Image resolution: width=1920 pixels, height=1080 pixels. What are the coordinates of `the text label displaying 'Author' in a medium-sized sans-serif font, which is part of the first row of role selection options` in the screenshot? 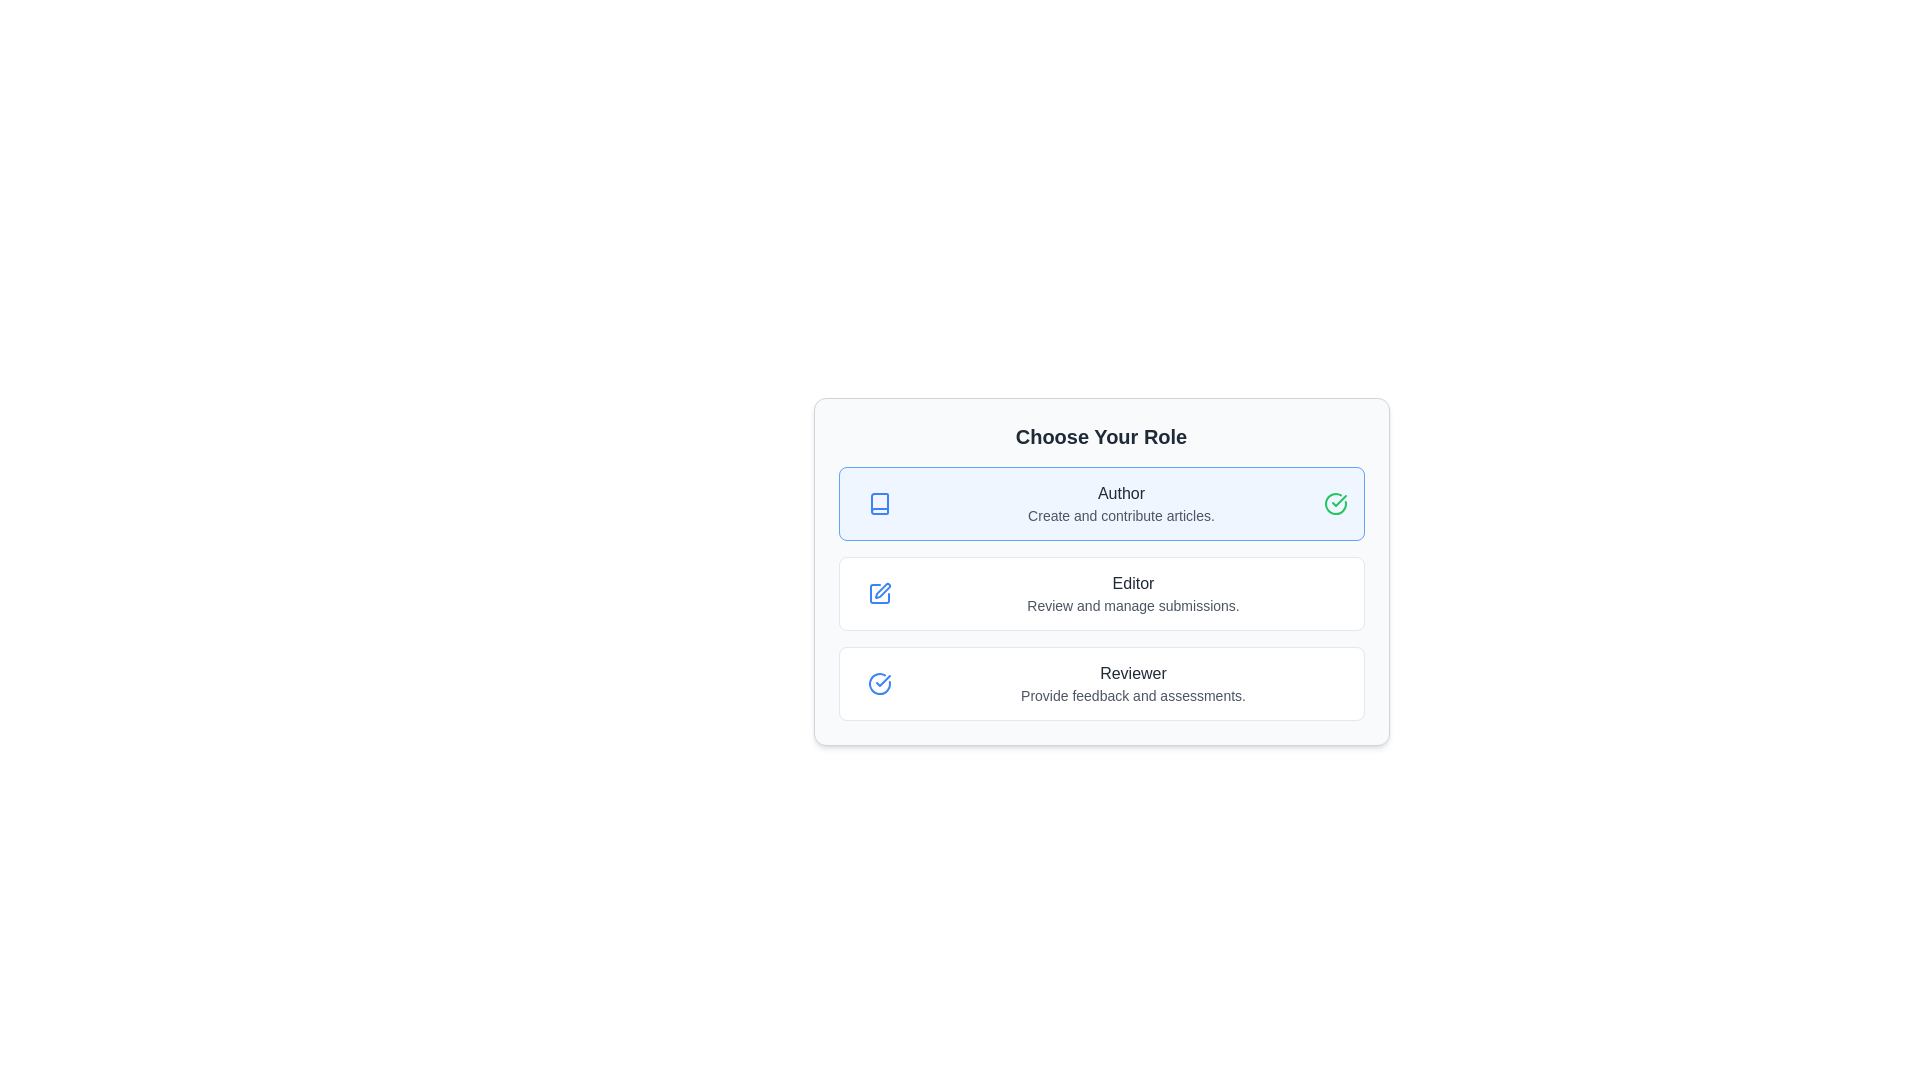 It's located at (1121, 493).